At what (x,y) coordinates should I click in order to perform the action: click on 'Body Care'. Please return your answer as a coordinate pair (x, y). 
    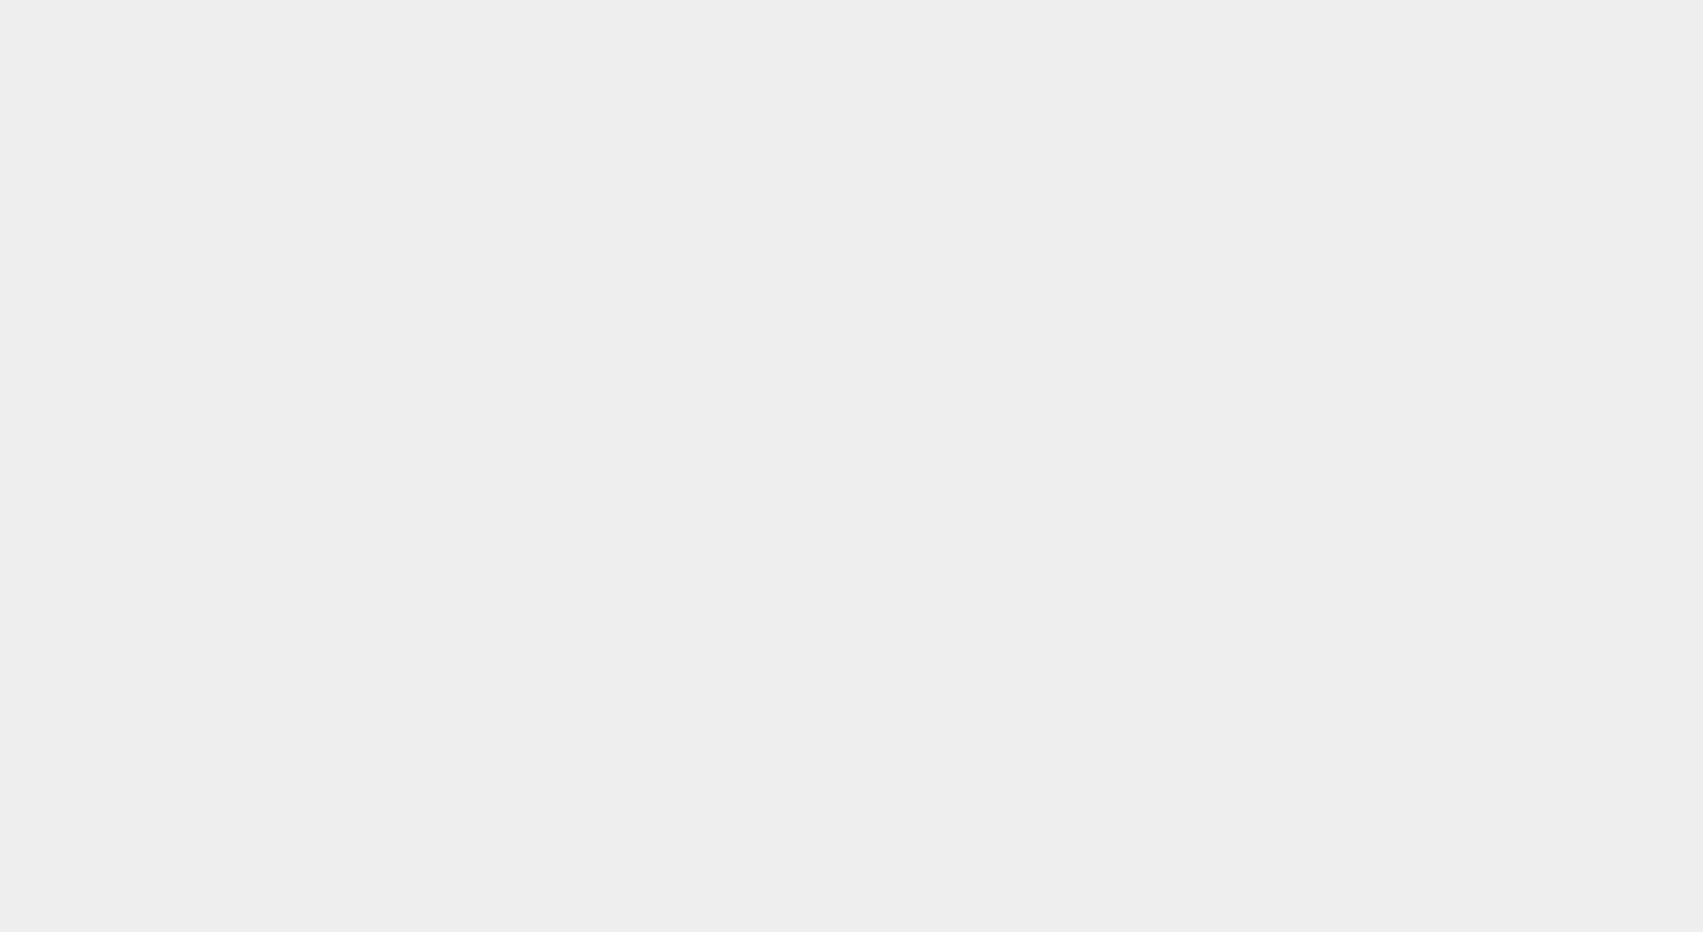
    Looking at the image, I should click on (296, 212).